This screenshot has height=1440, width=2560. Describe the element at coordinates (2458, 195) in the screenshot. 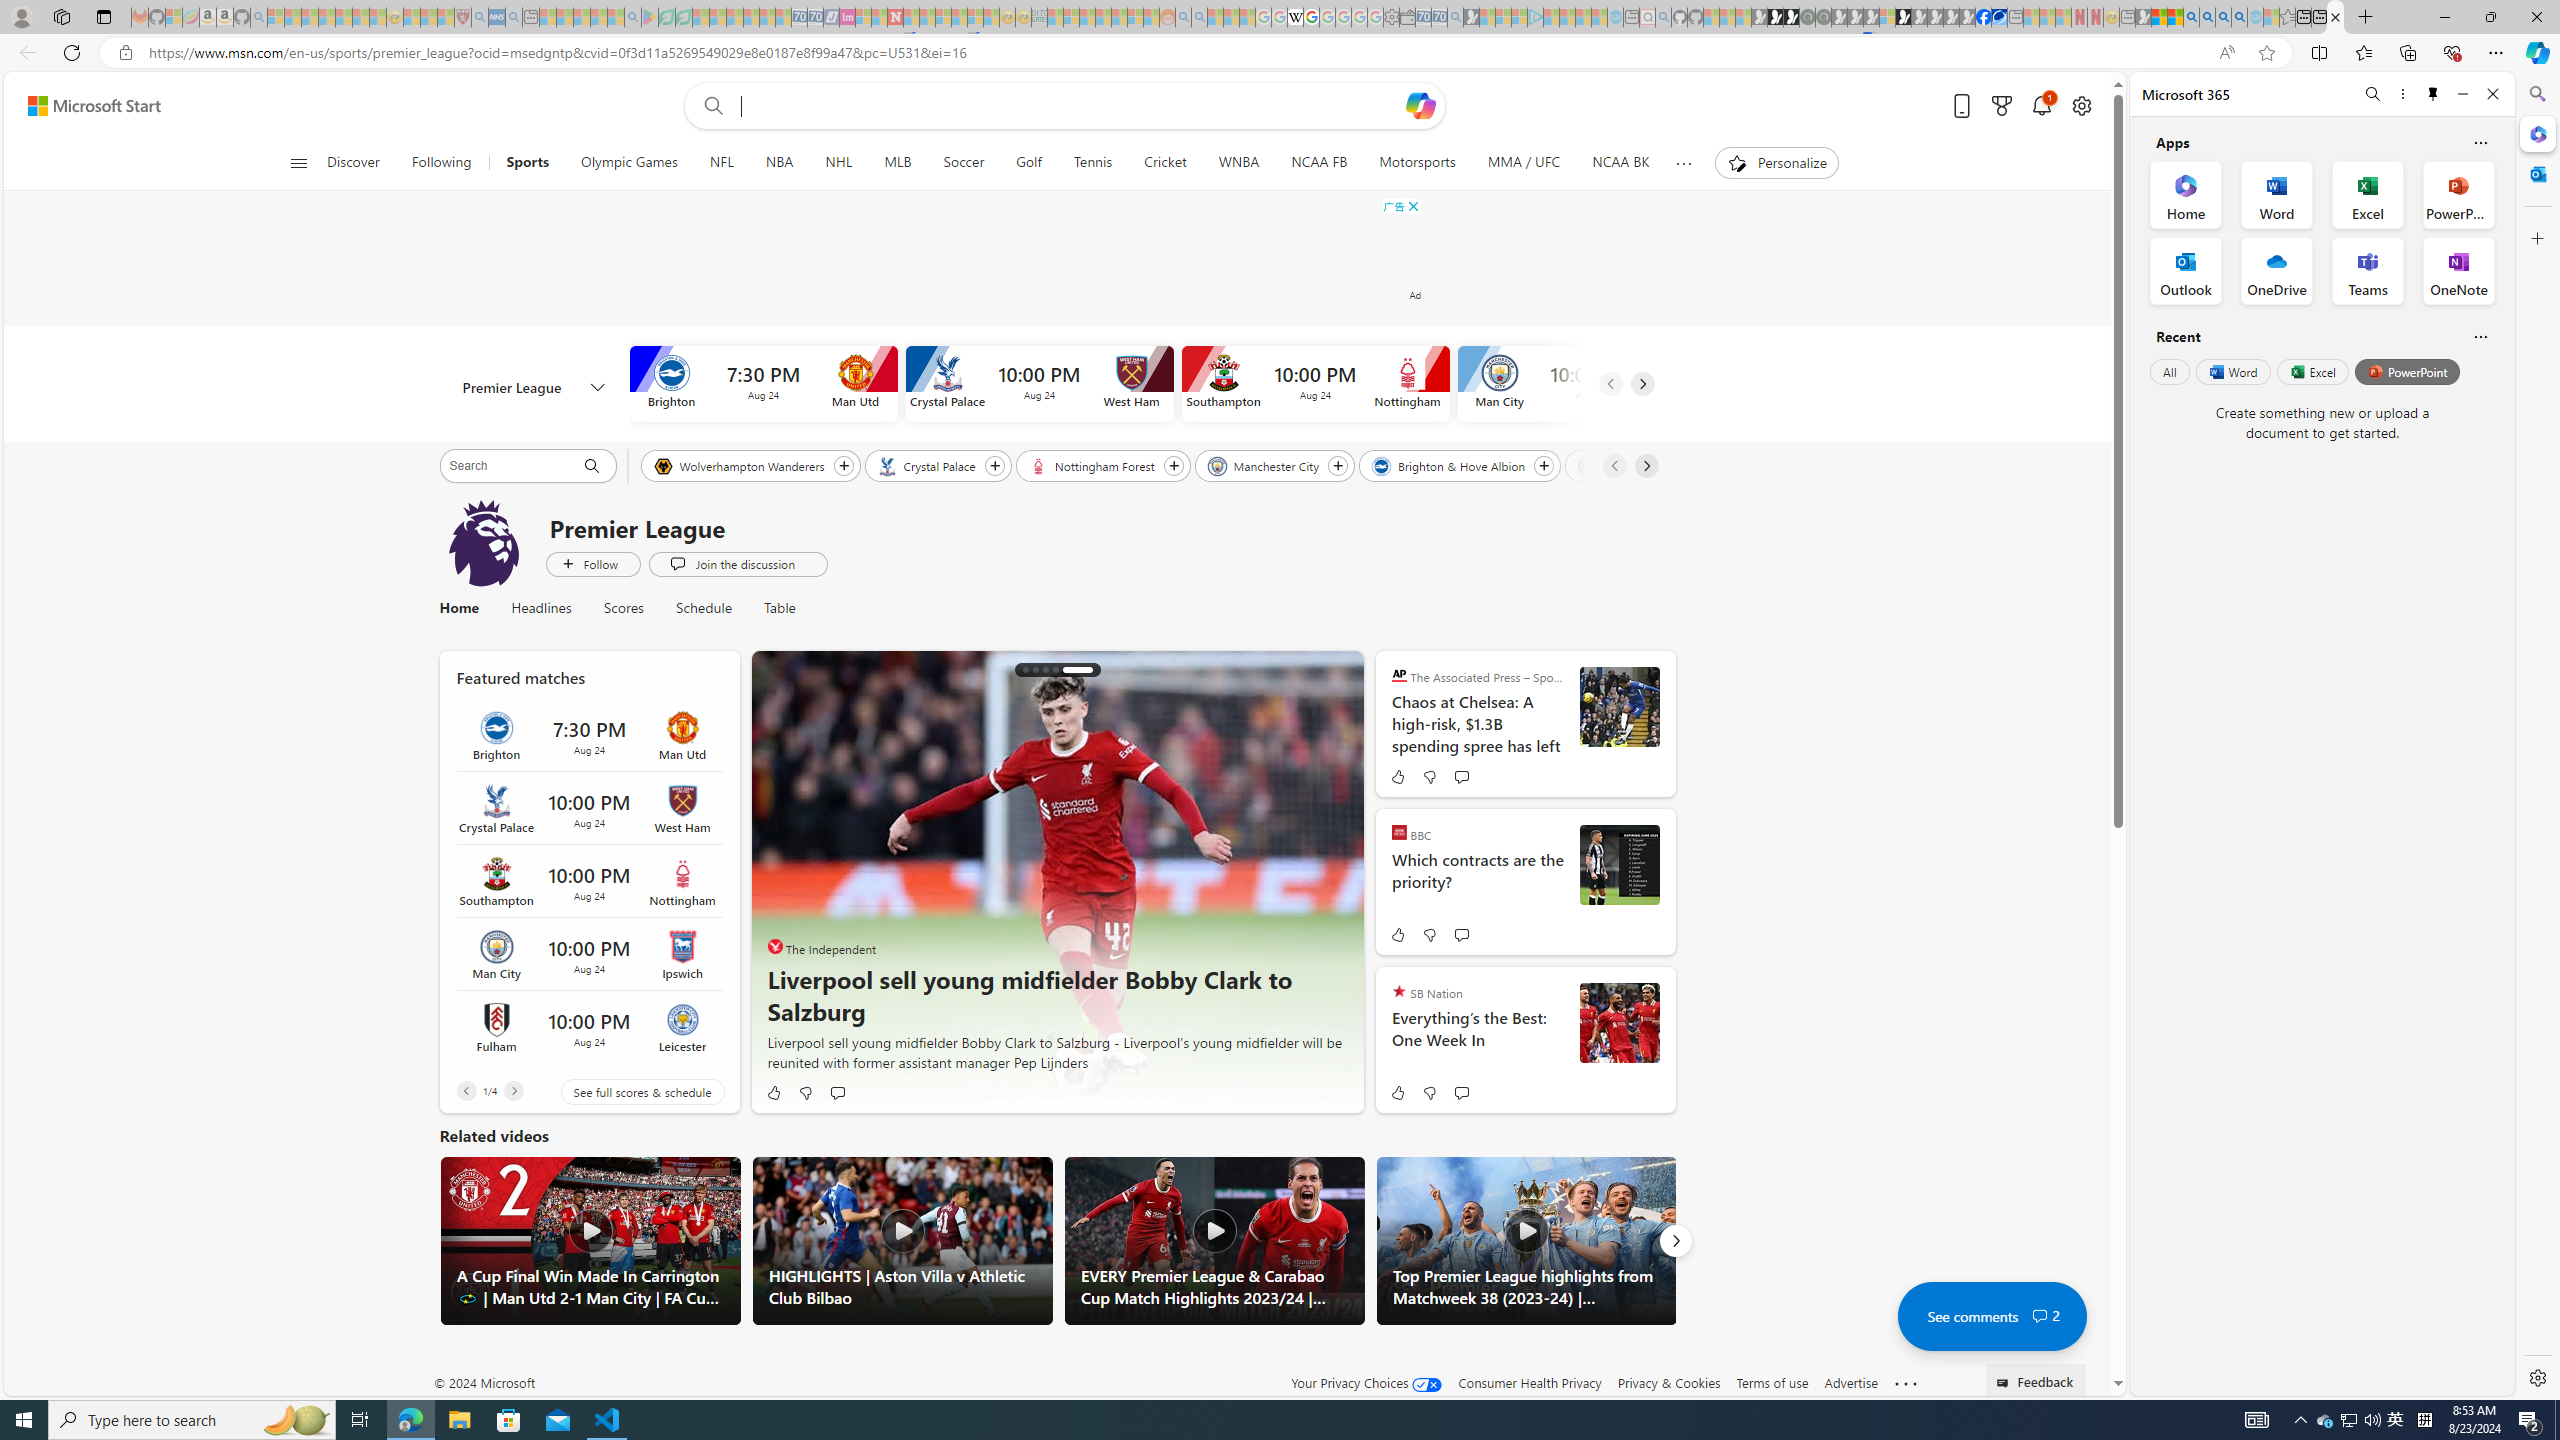

I see `'PowerPoint Office App'` at that location.